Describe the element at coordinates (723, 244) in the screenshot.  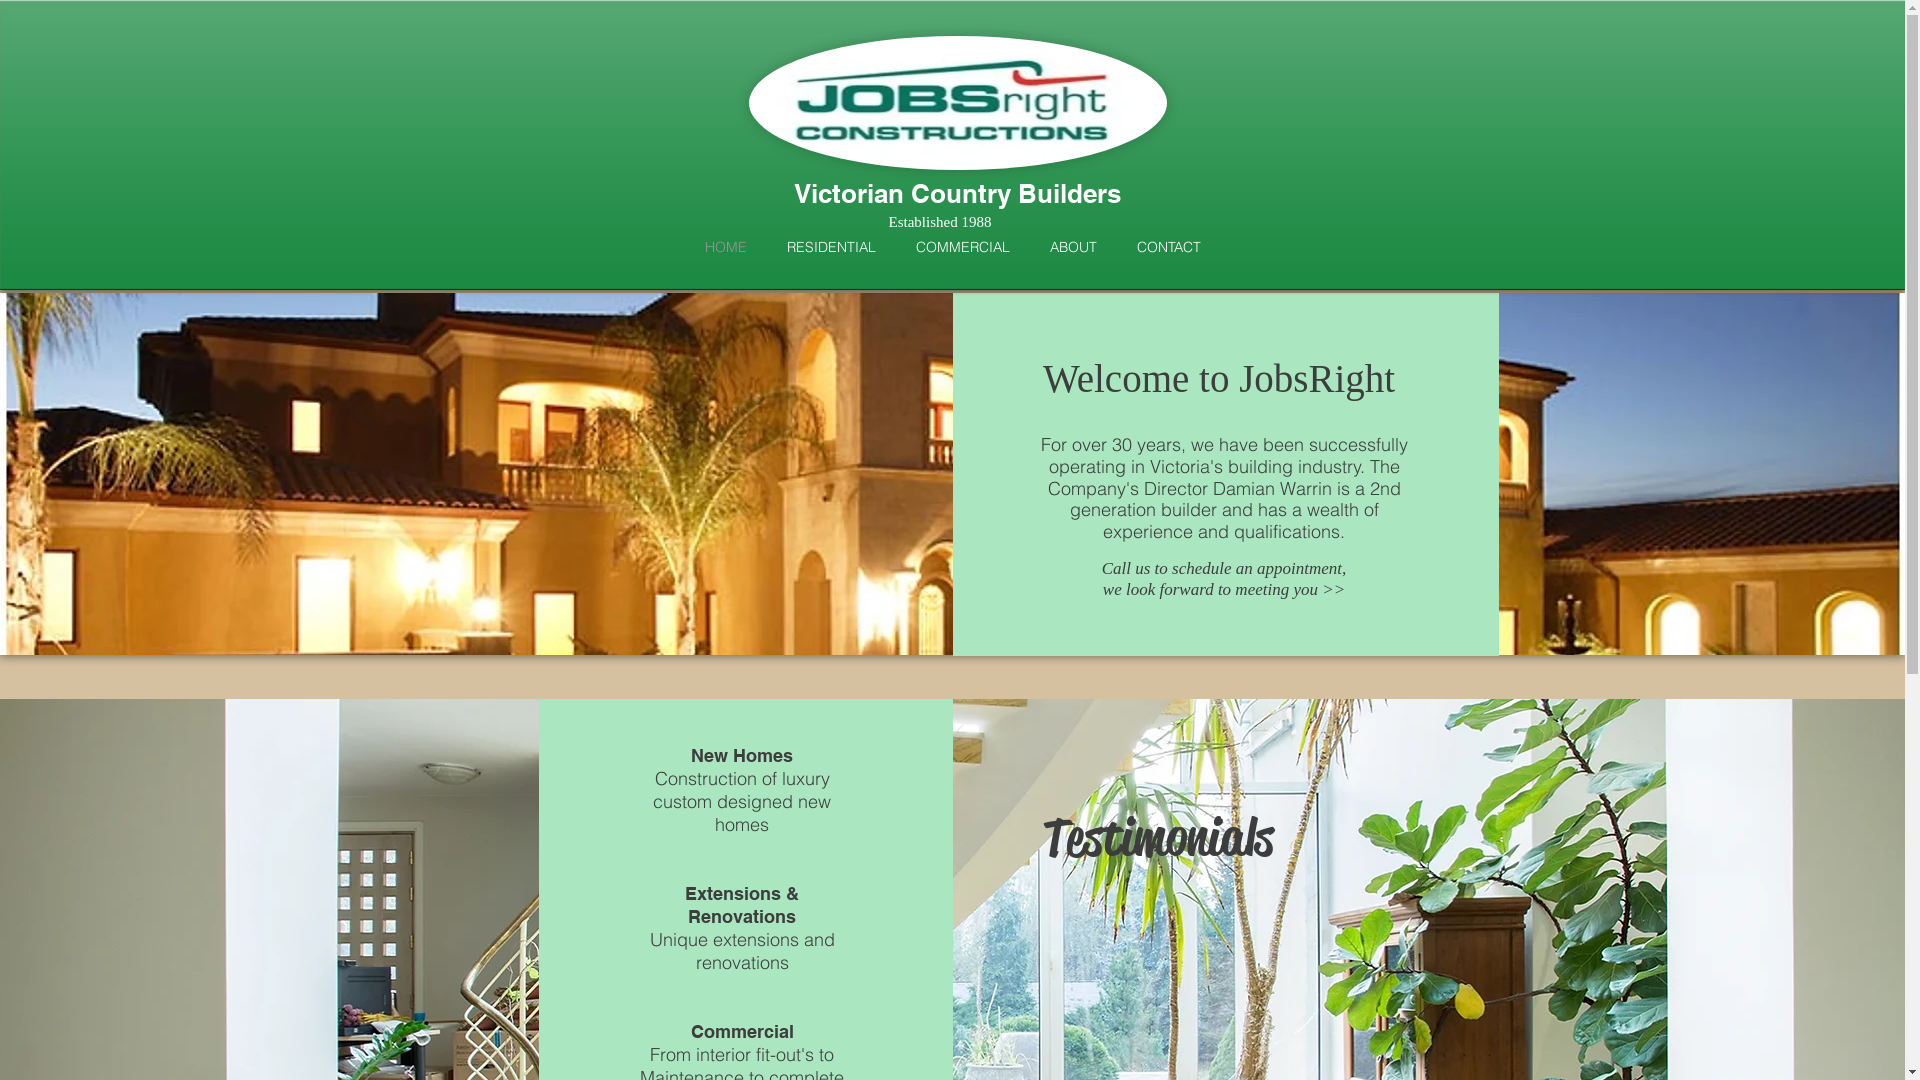
I see `'HOME'` at that location.